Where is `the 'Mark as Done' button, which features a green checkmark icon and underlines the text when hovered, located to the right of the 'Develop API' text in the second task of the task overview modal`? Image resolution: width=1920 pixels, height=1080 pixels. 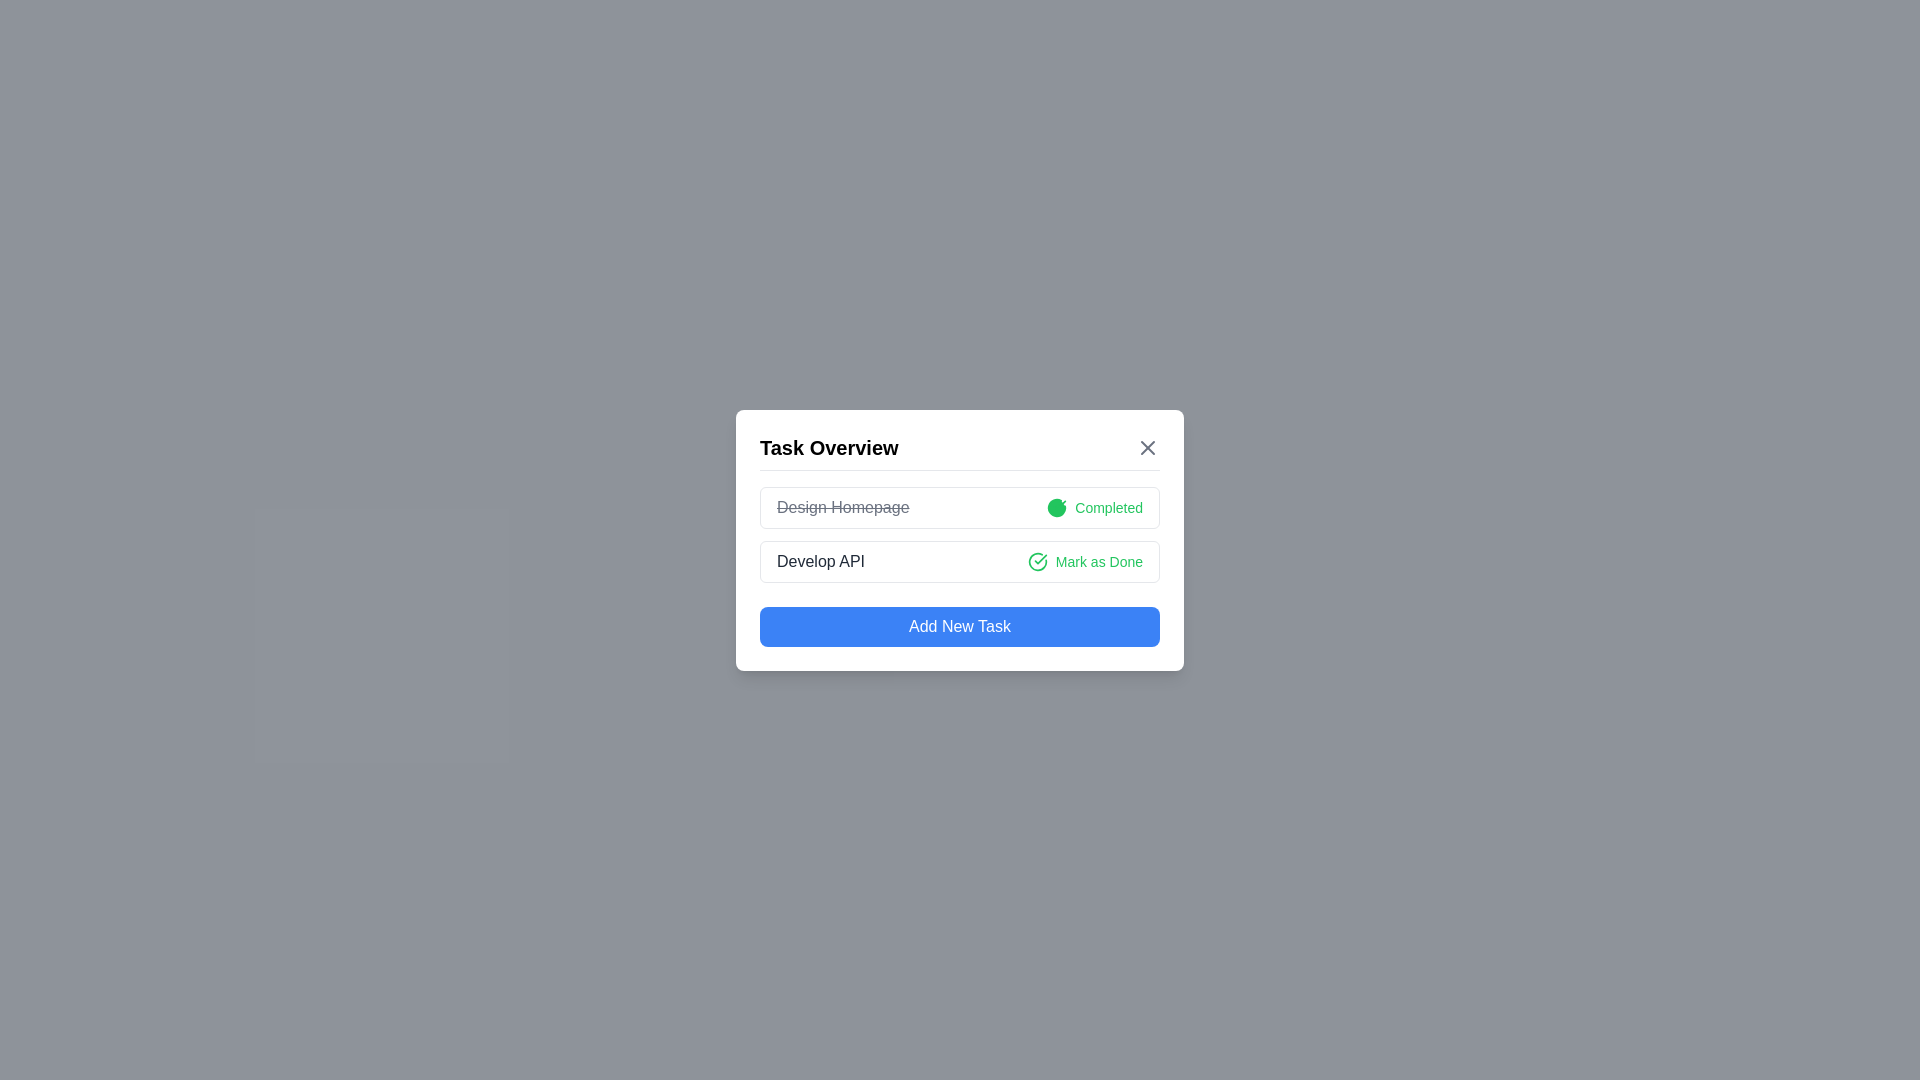
the 'Mark as Done' button, which features a green checkmark icon and underlines the text when hovered, located to the right of the 'Develop API' text in the second task of the task overview modal is located at coordinates (1084, 561).